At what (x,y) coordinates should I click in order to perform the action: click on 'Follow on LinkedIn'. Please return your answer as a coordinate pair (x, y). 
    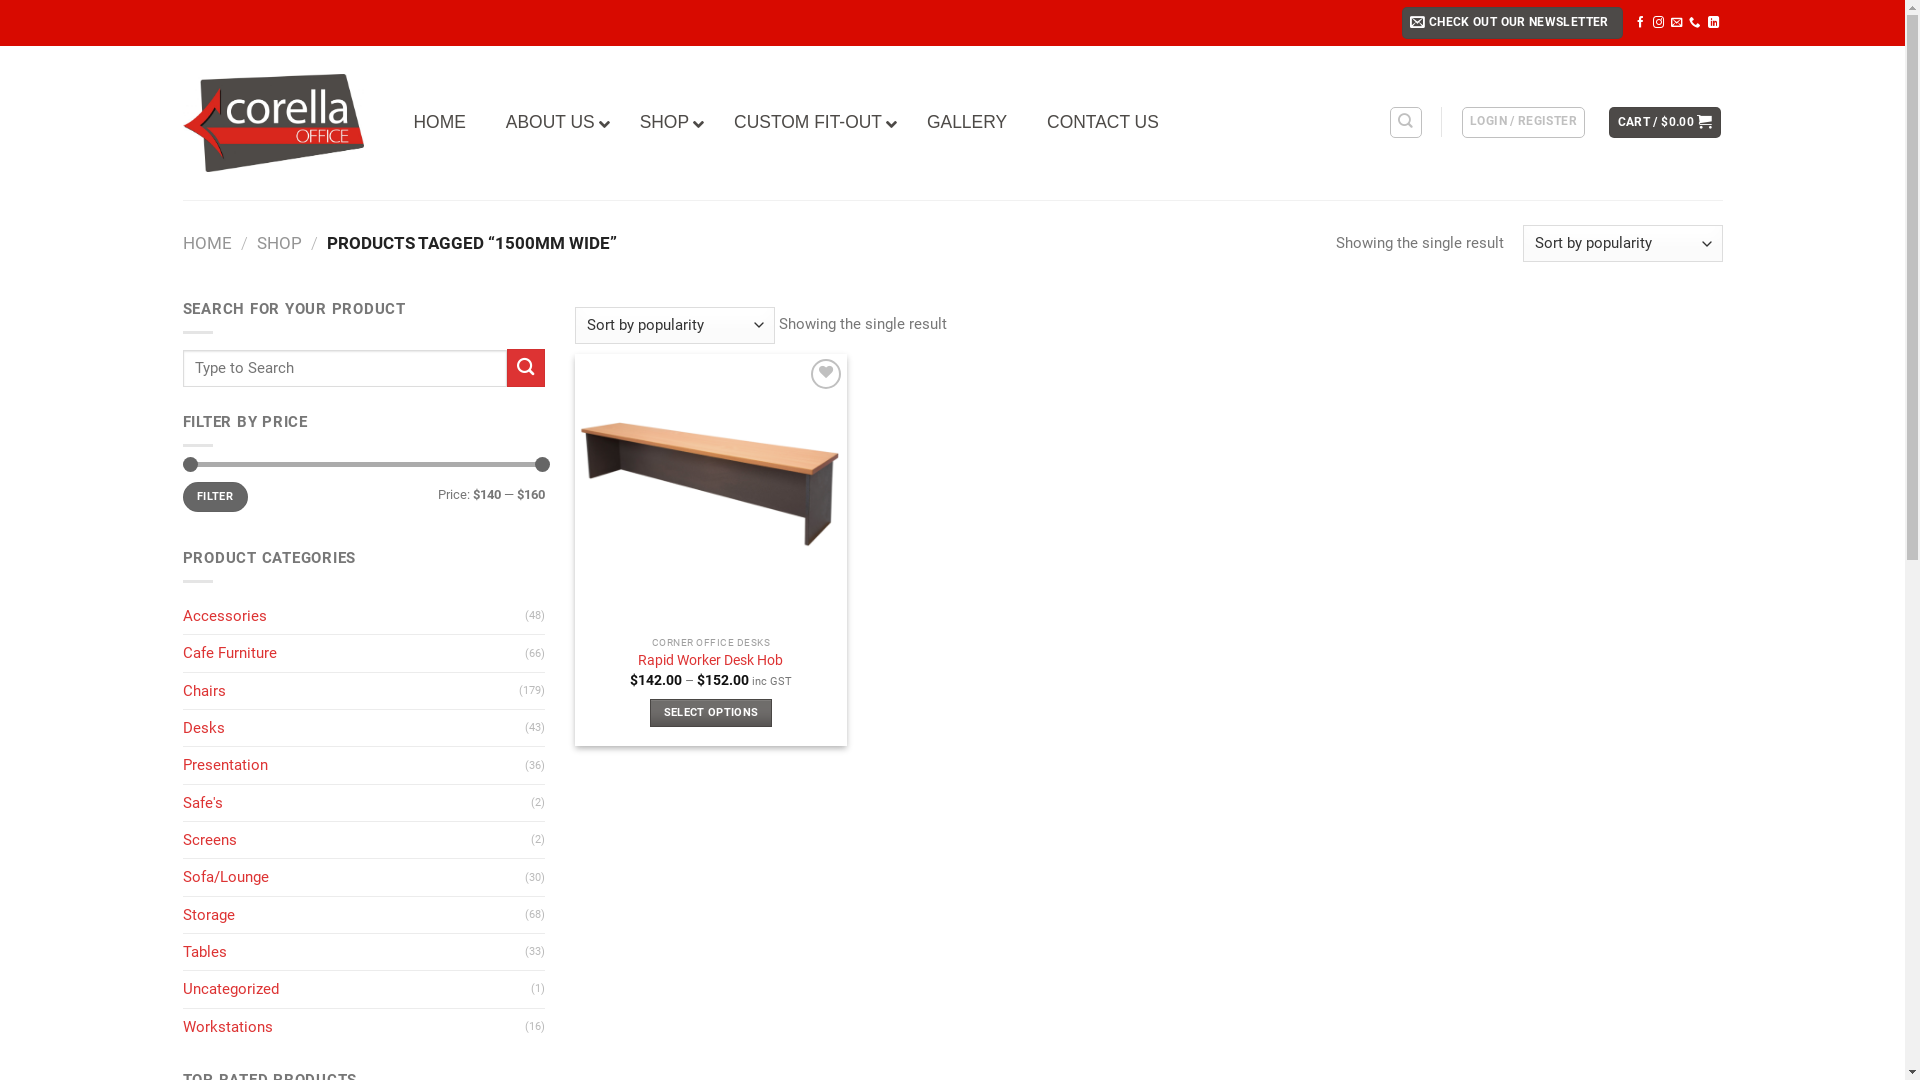
    Looking at the image, I should click on (1707, 23).